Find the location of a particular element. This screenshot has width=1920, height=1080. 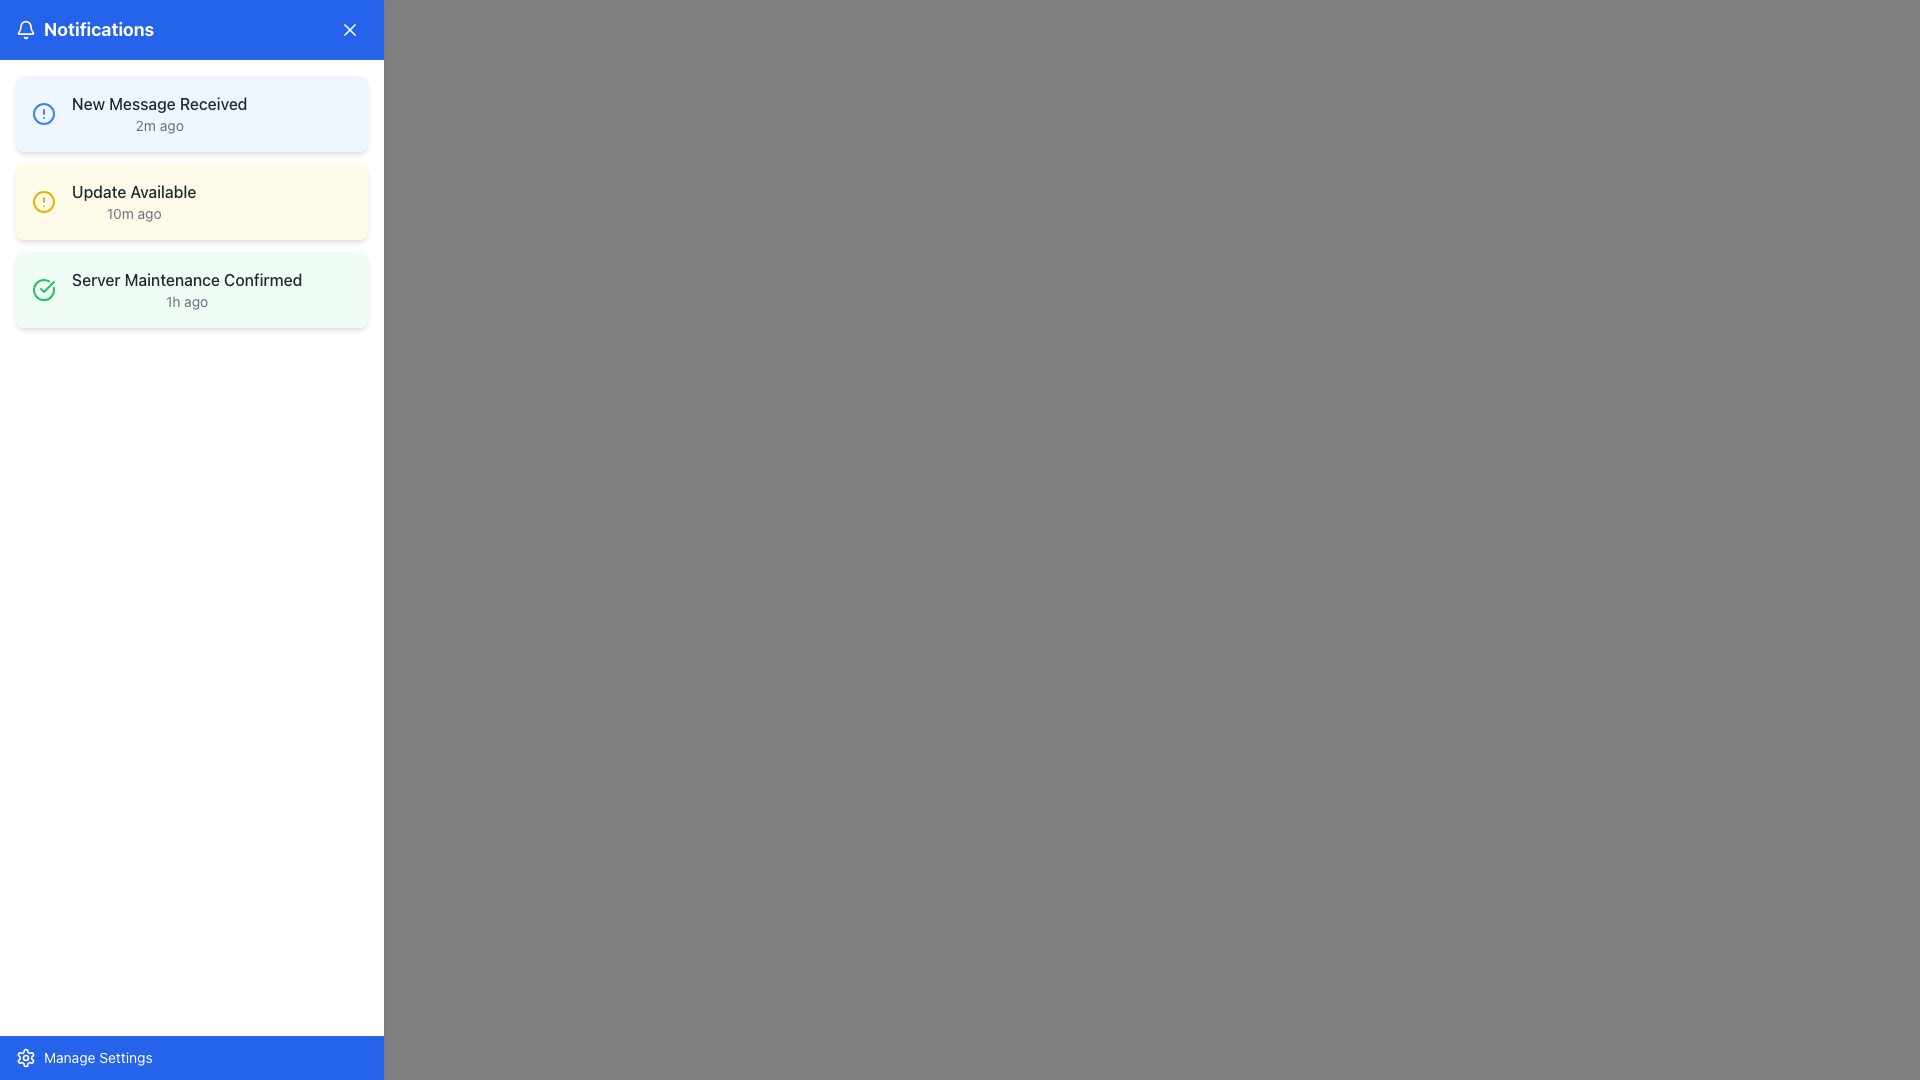

the green-outlined circle icon with a checkmark inside, located in the notification labeled 'Server Maintenance Confirmed' is located at coordinates (43, 289).